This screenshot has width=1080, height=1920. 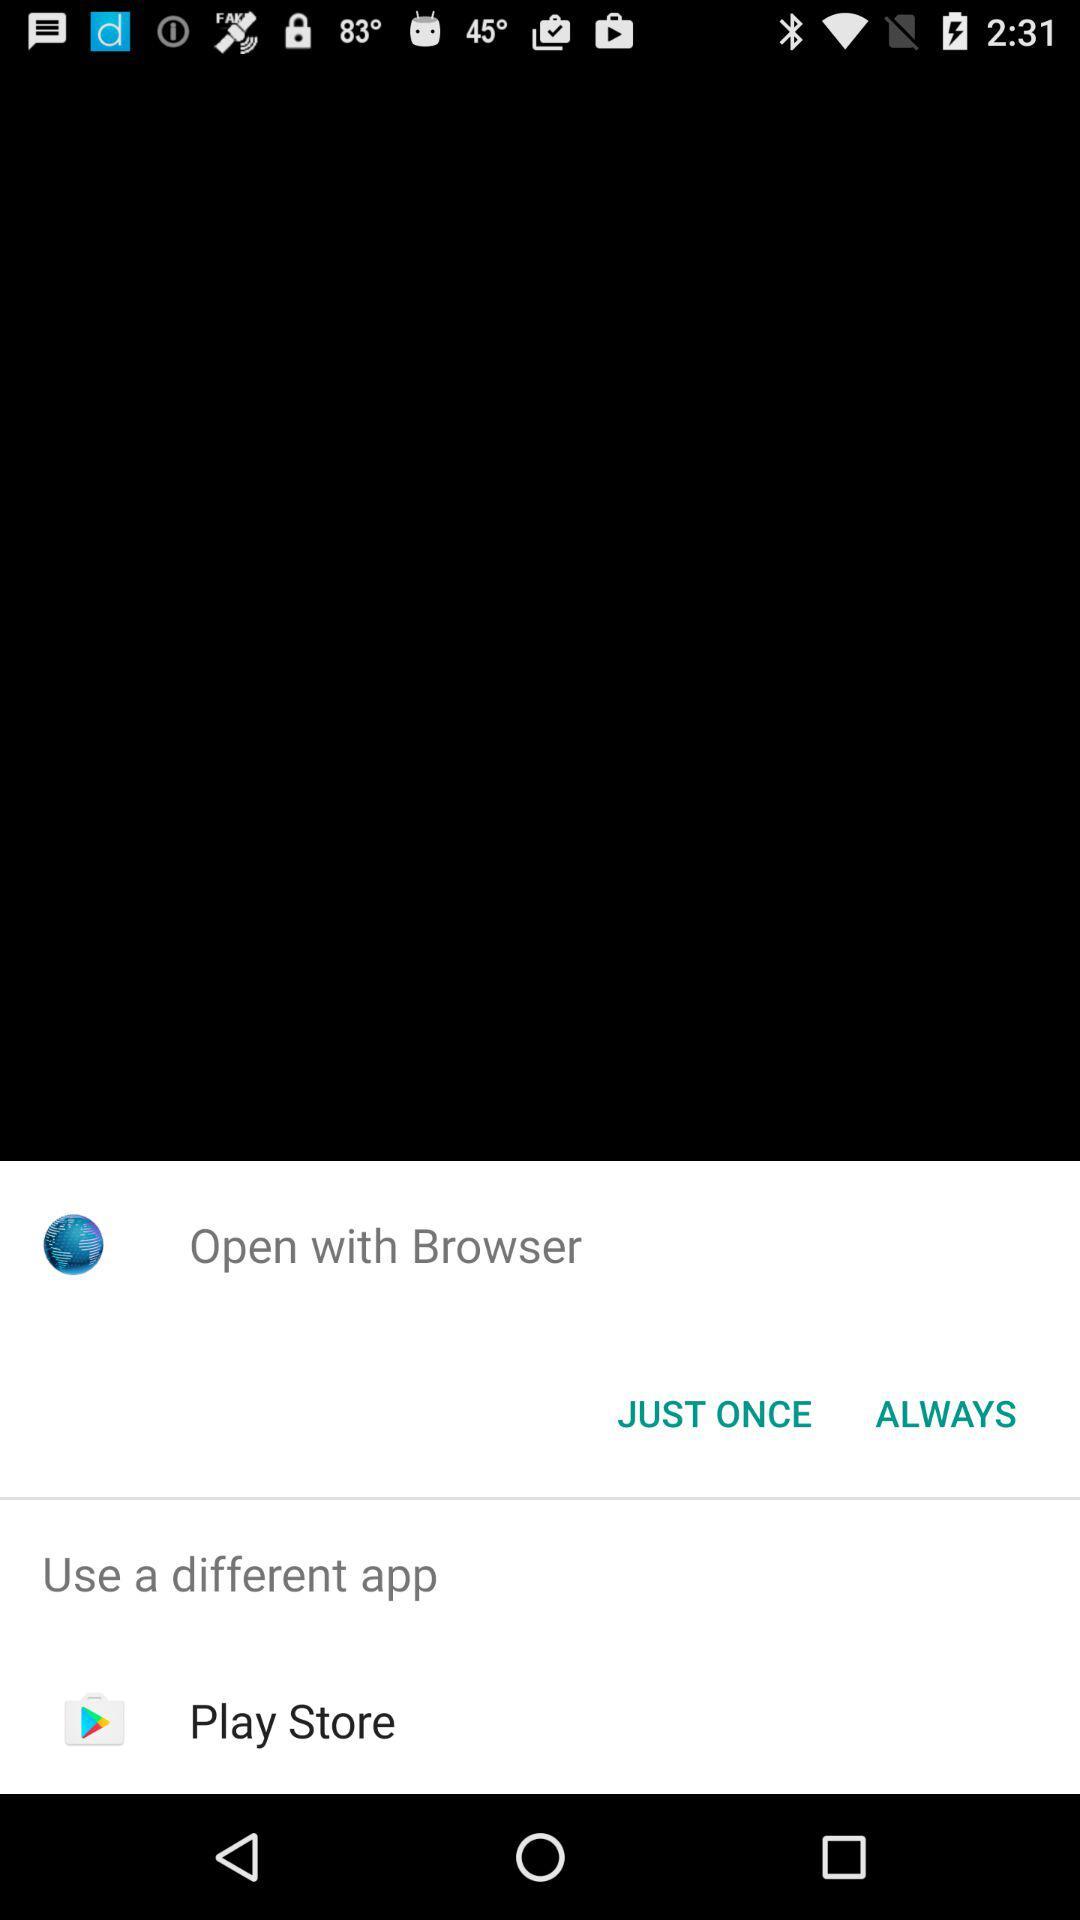 What do you see at coordinates (945, 1411) in the screenshot?
I see `always button` at bounding box center [945, 1411].